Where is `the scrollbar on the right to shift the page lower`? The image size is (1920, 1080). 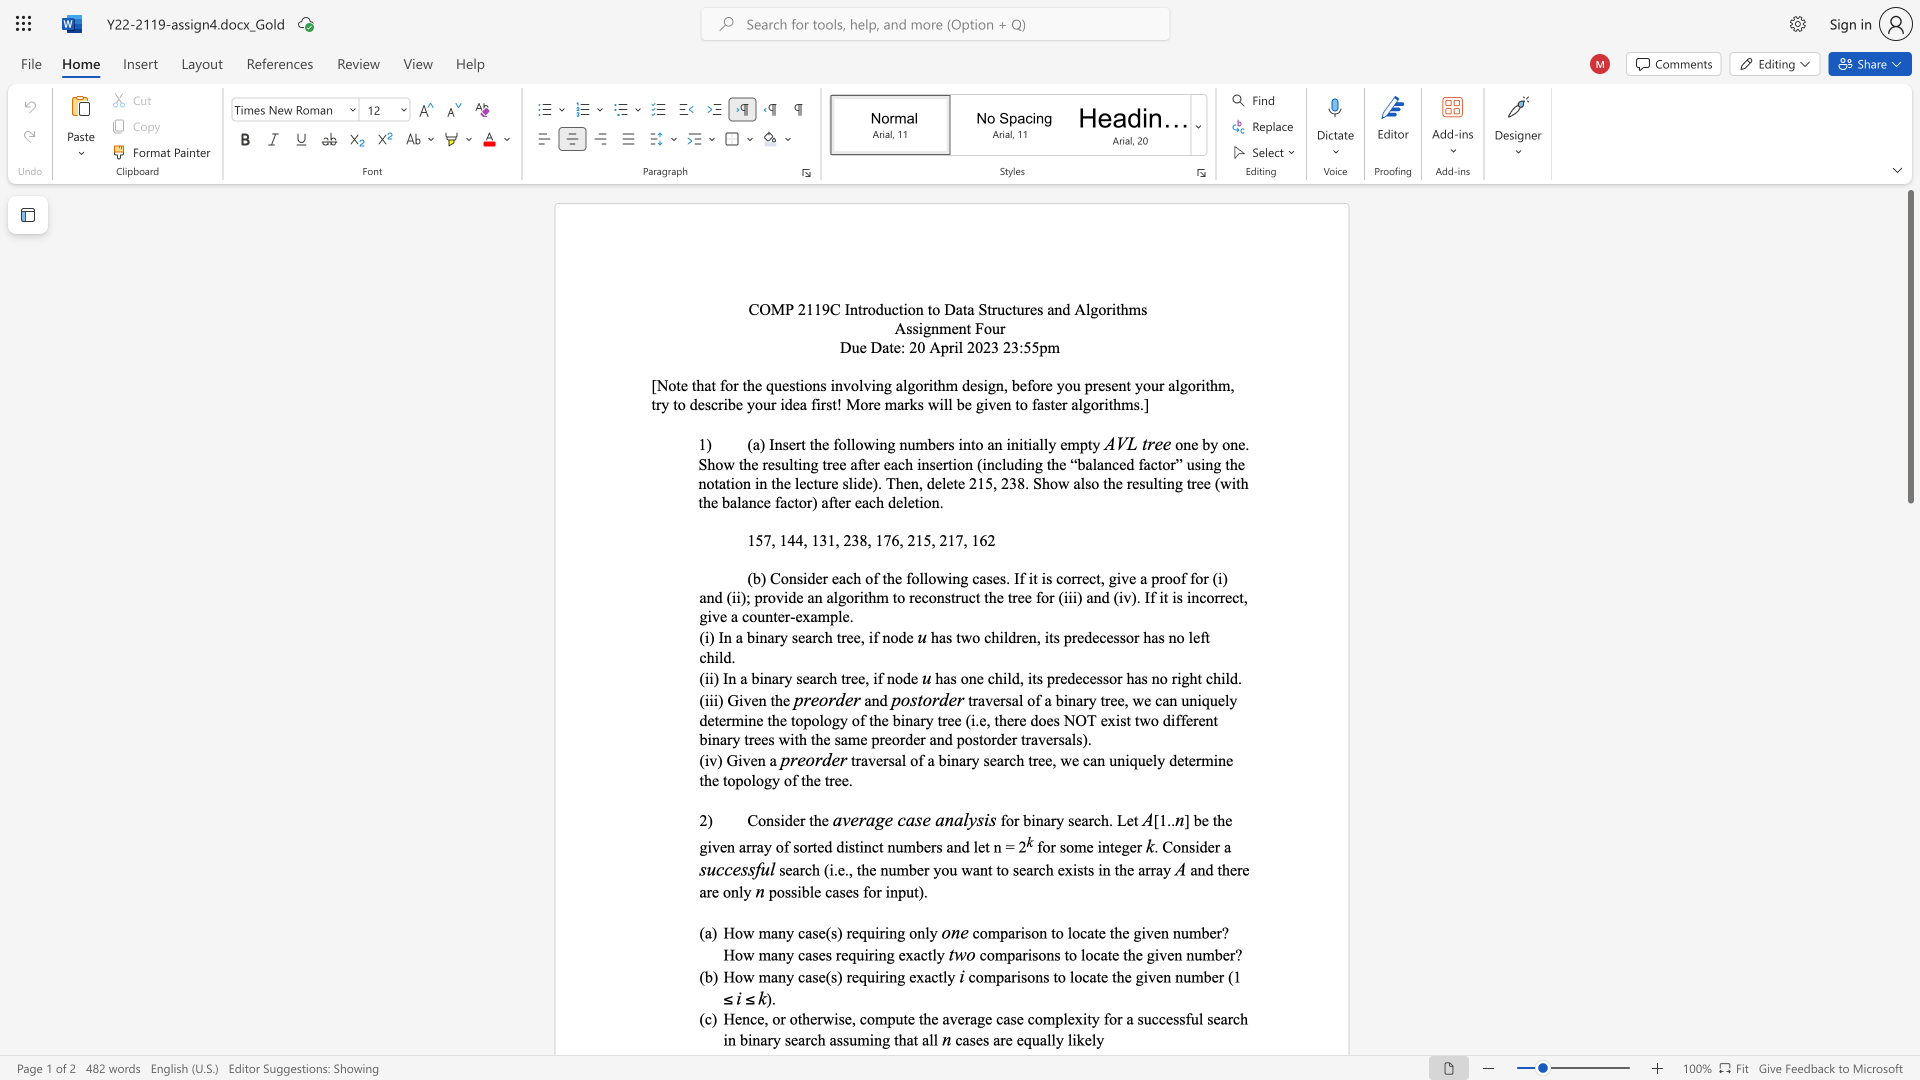 the scrollbar on the right to shift the page lower is located at coordinates (1909, 689).